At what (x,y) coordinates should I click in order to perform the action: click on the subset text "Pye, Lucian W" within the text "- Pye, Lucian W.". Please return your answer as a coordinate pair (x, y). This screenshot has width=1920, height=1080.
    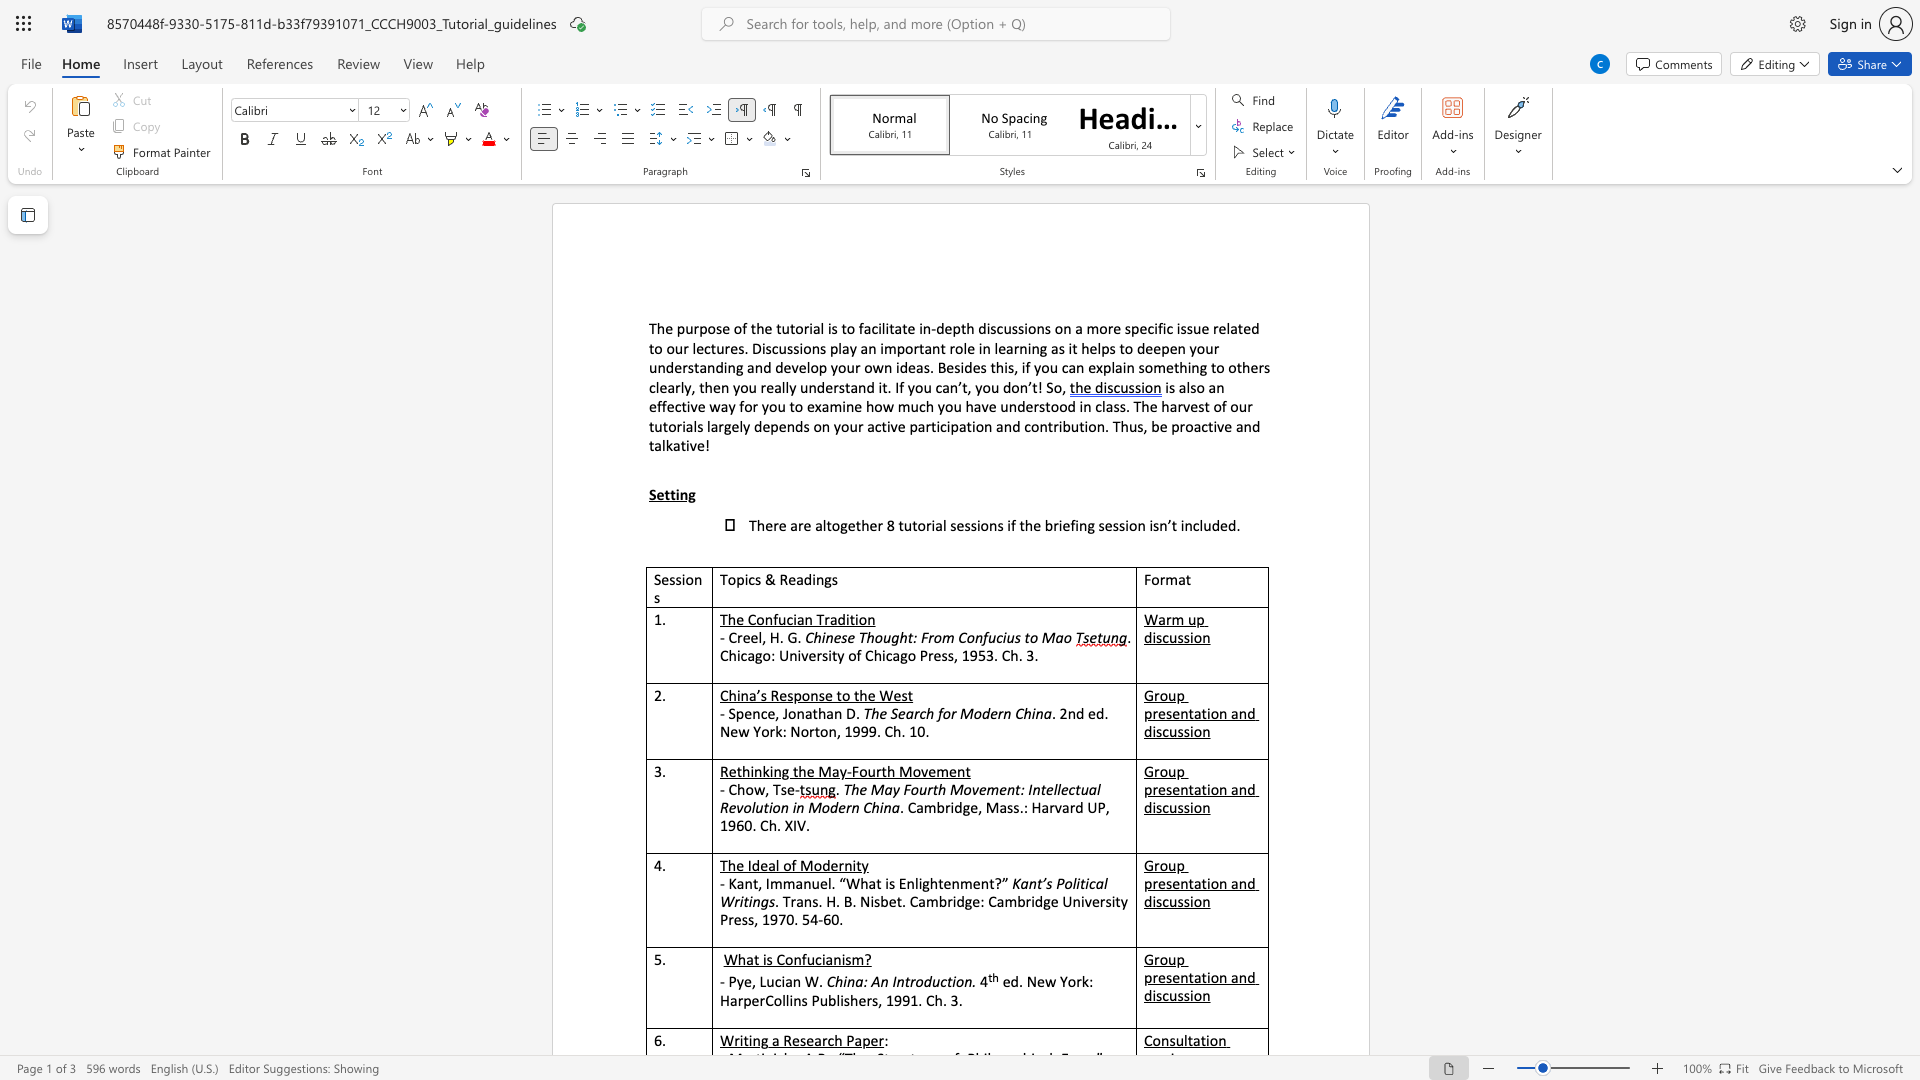
    Looking at the image, I should click on (727, 980).